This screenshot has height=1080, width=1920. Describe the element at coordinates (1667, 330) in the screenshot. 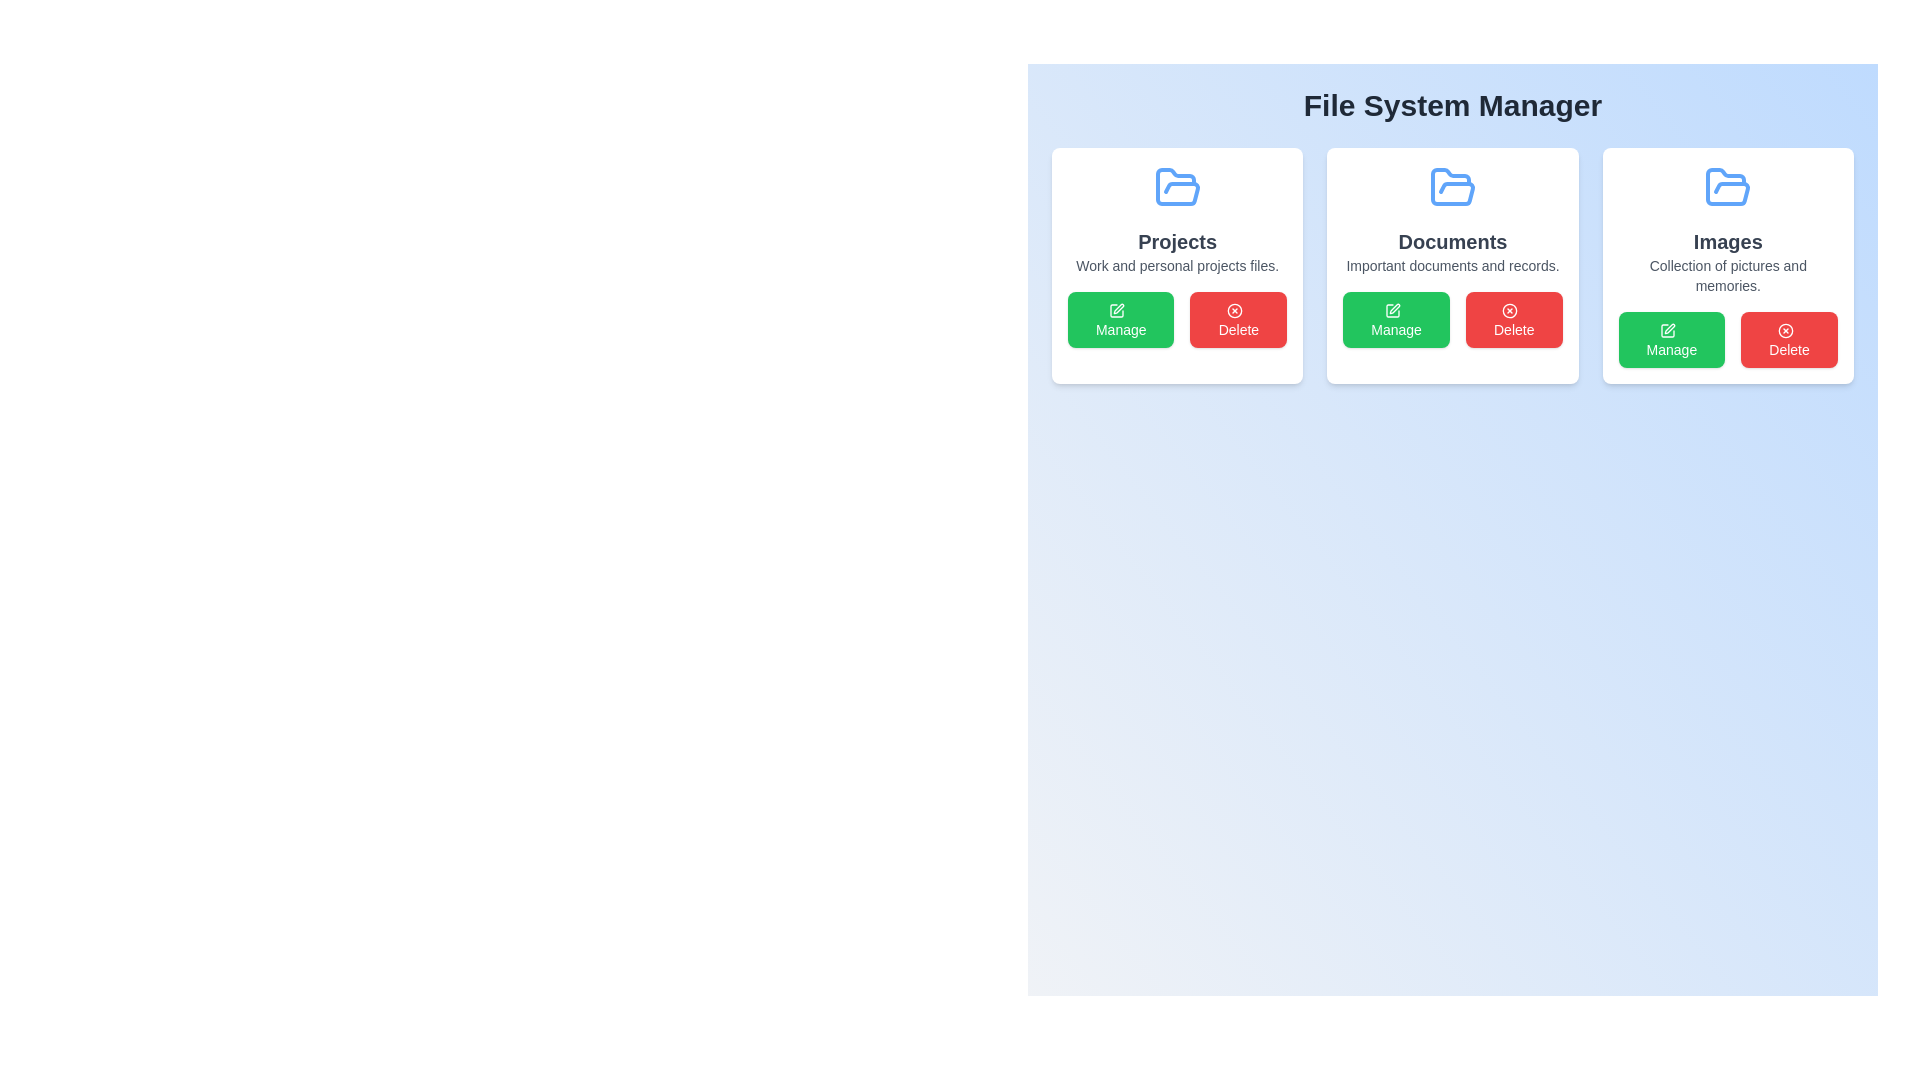

I see `the small square icon with a pencil, located to the left of the 'Manage' button in the 'Images' card` at that location.